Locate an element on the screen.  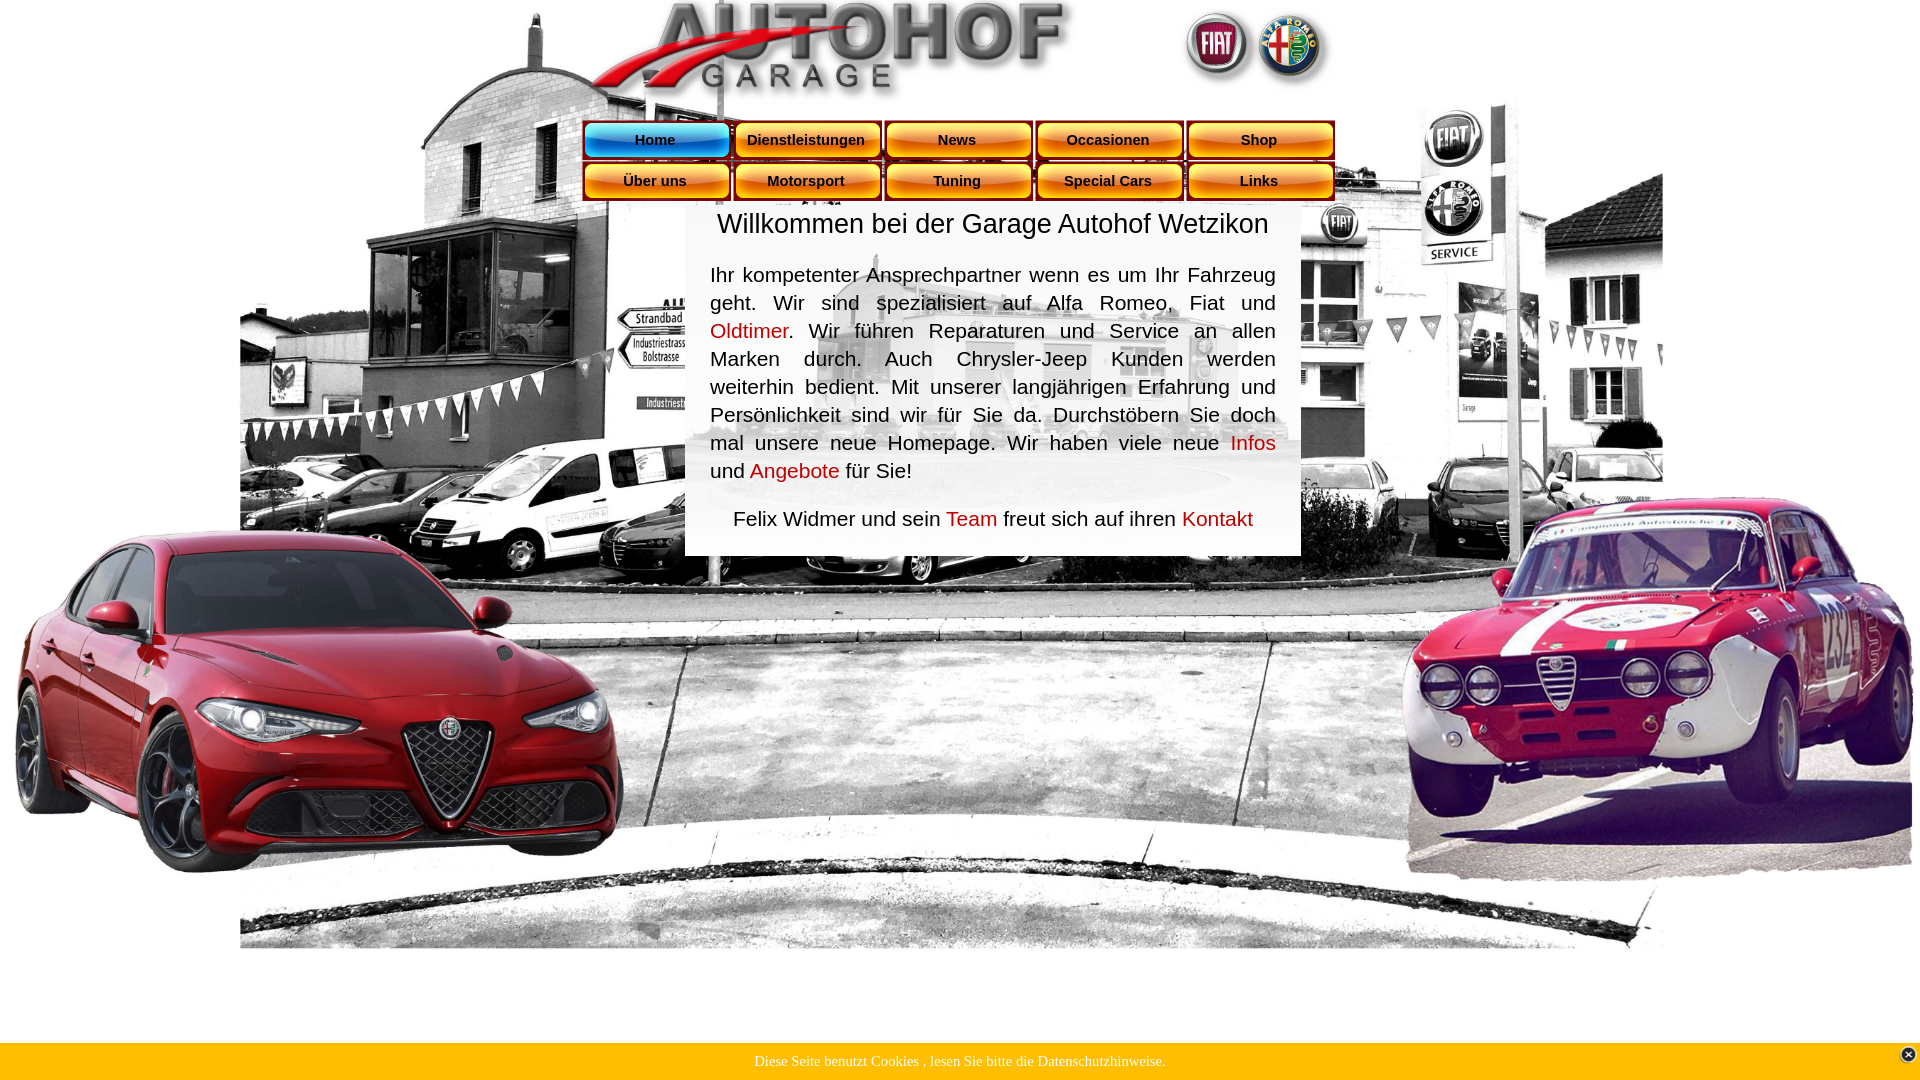
'Shop' is located at coordinates (1260, 139).